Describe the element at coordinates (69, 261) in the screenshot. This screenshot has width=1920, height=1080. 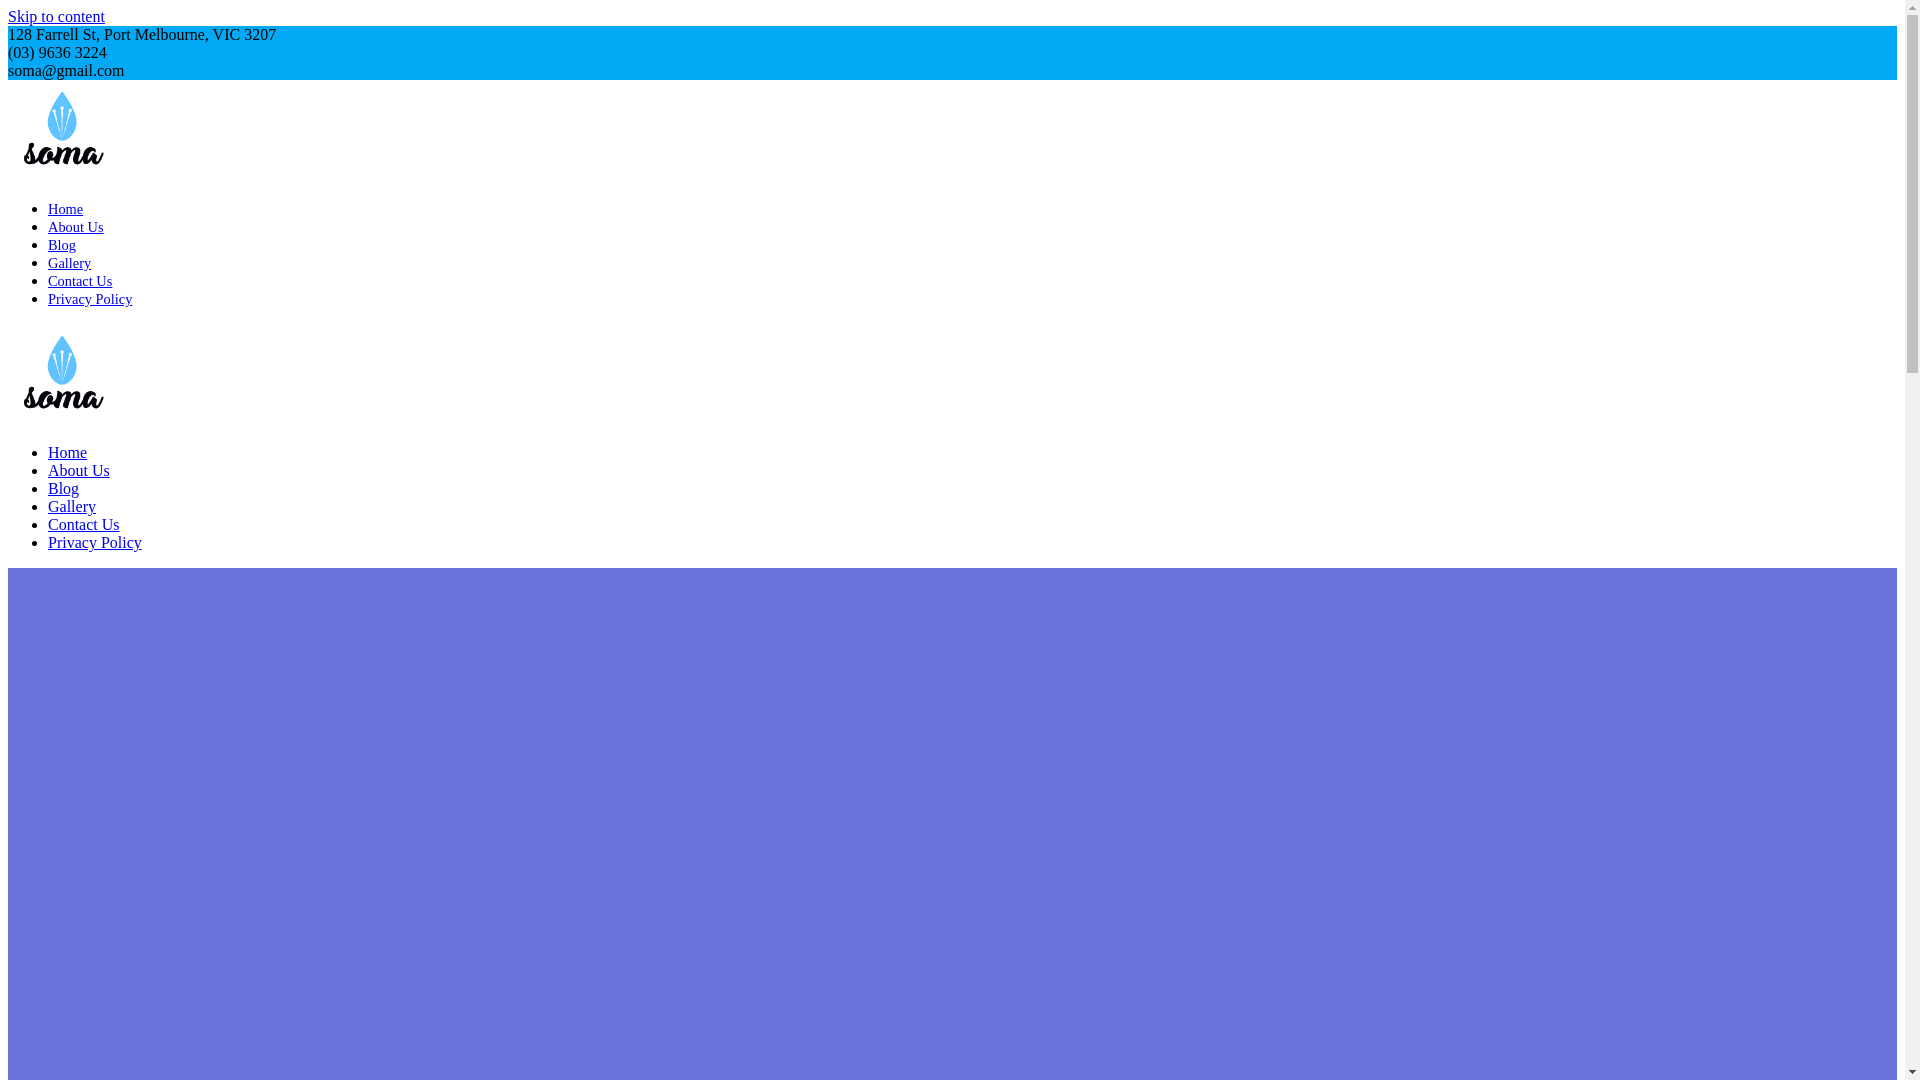
I see `'Gallery'` at that location.